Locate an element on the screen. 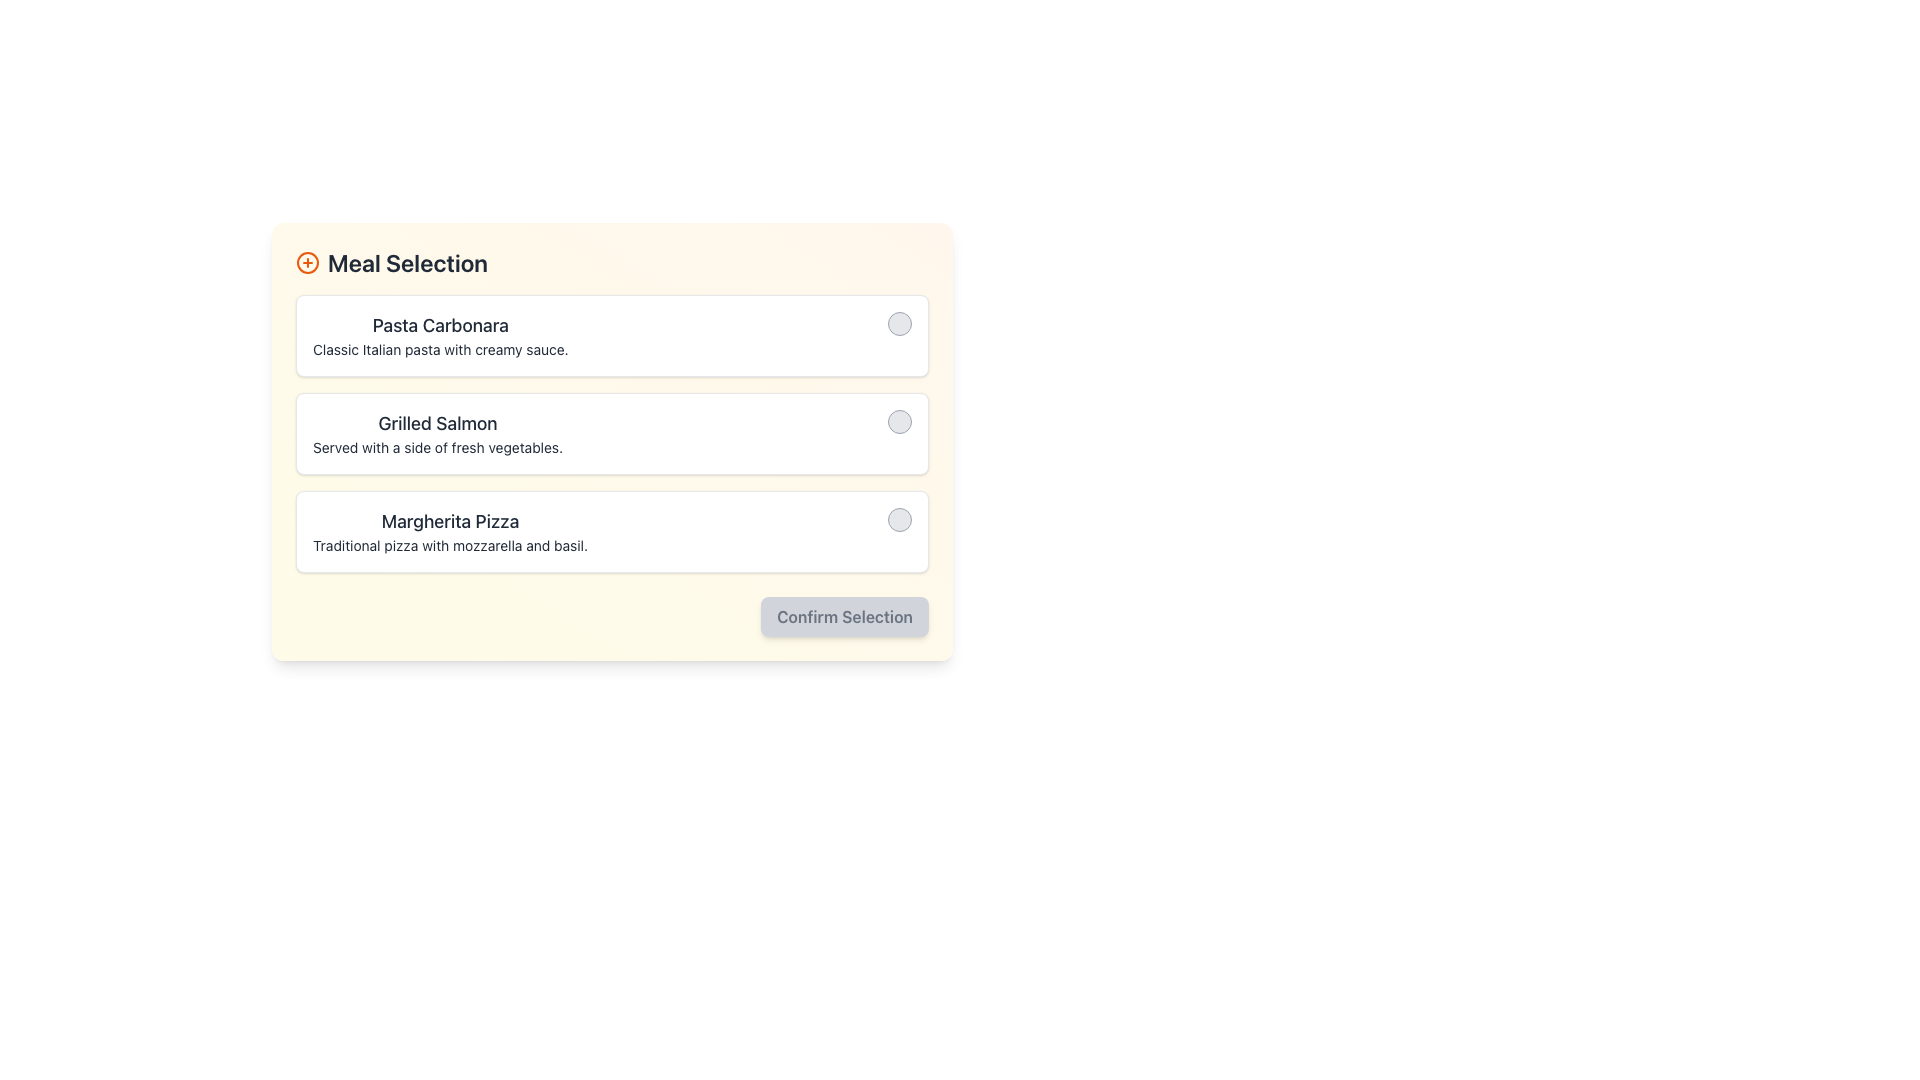 This screenshot has width=1920, height=1080. the first item in the meal selection options is located at coordinates (611, 334).